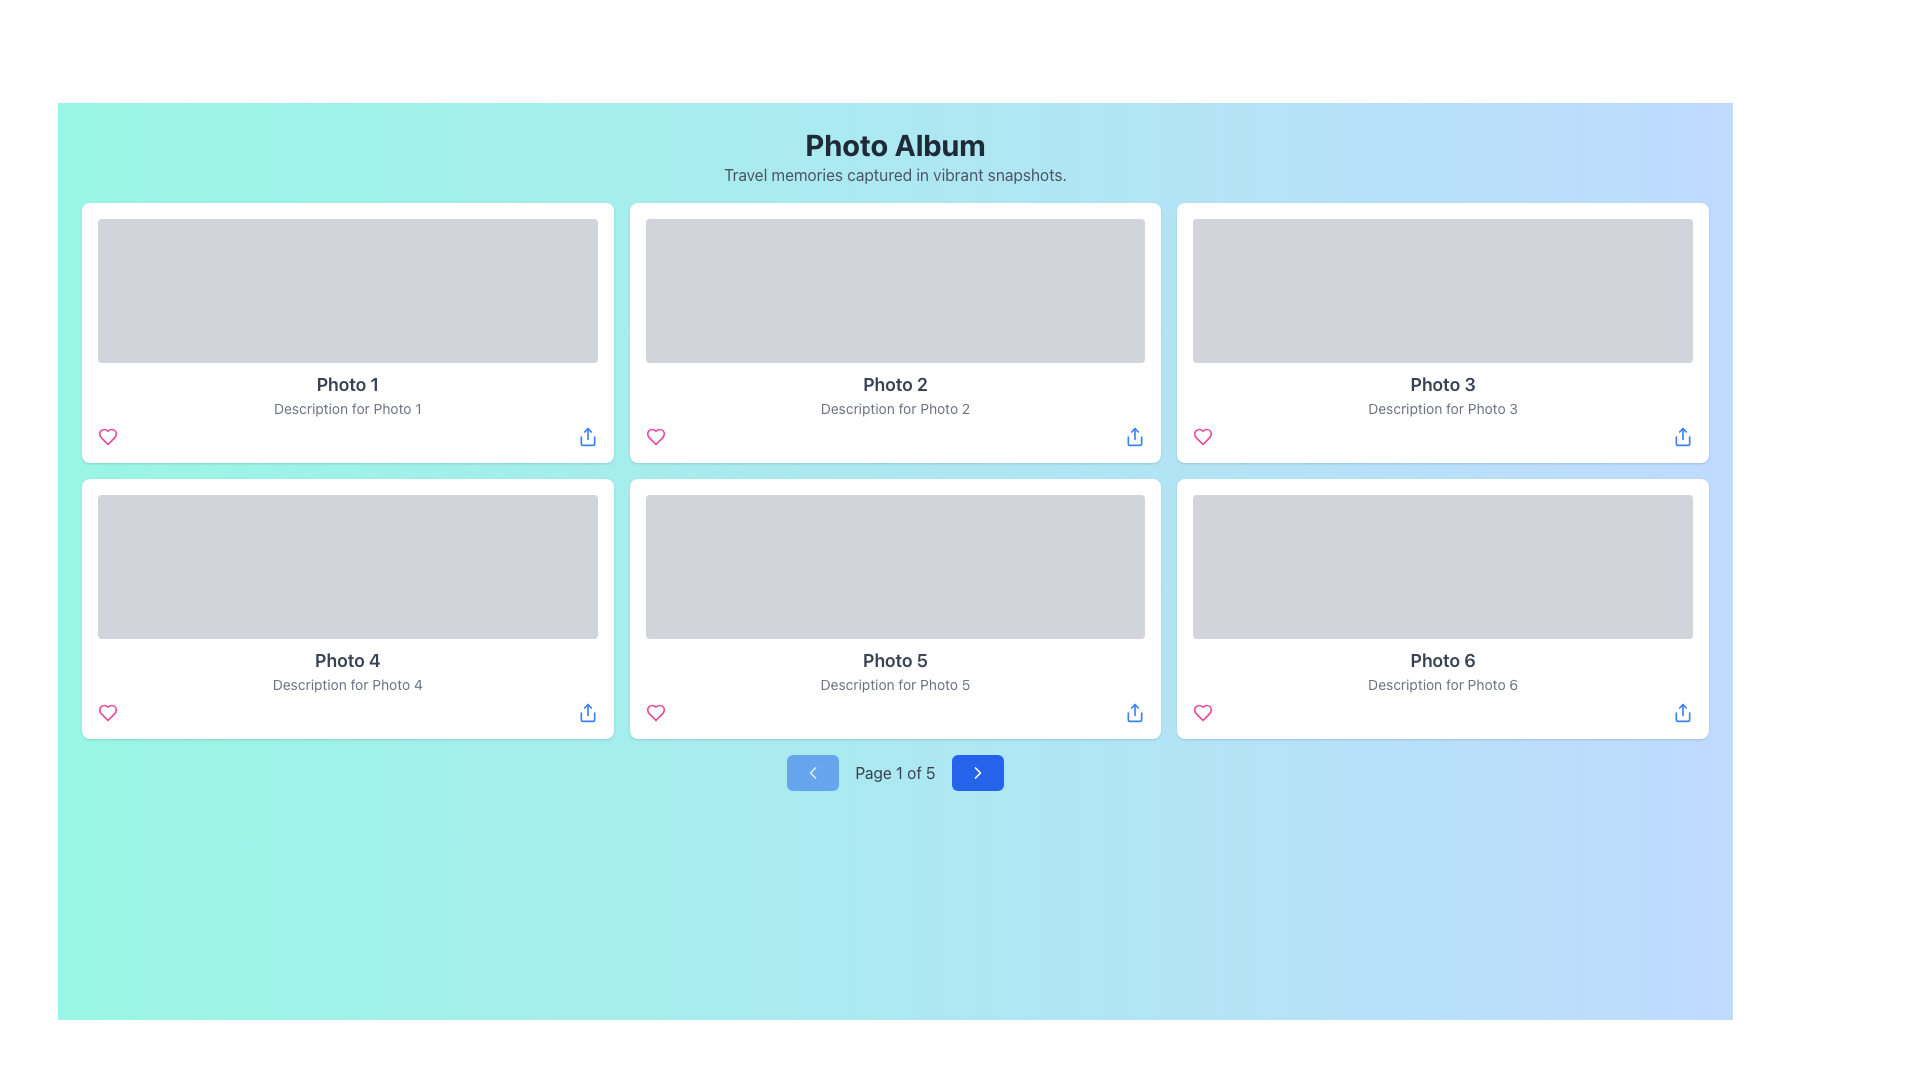 This screenshot has height=1080, width=1920. What do you see at coordinates (977, 771) in the screenshot?
I see `the navigation button located at the bottom center of the interface, to the right of the 'Page 1 of 5' label` at bounding box center [977, 771].